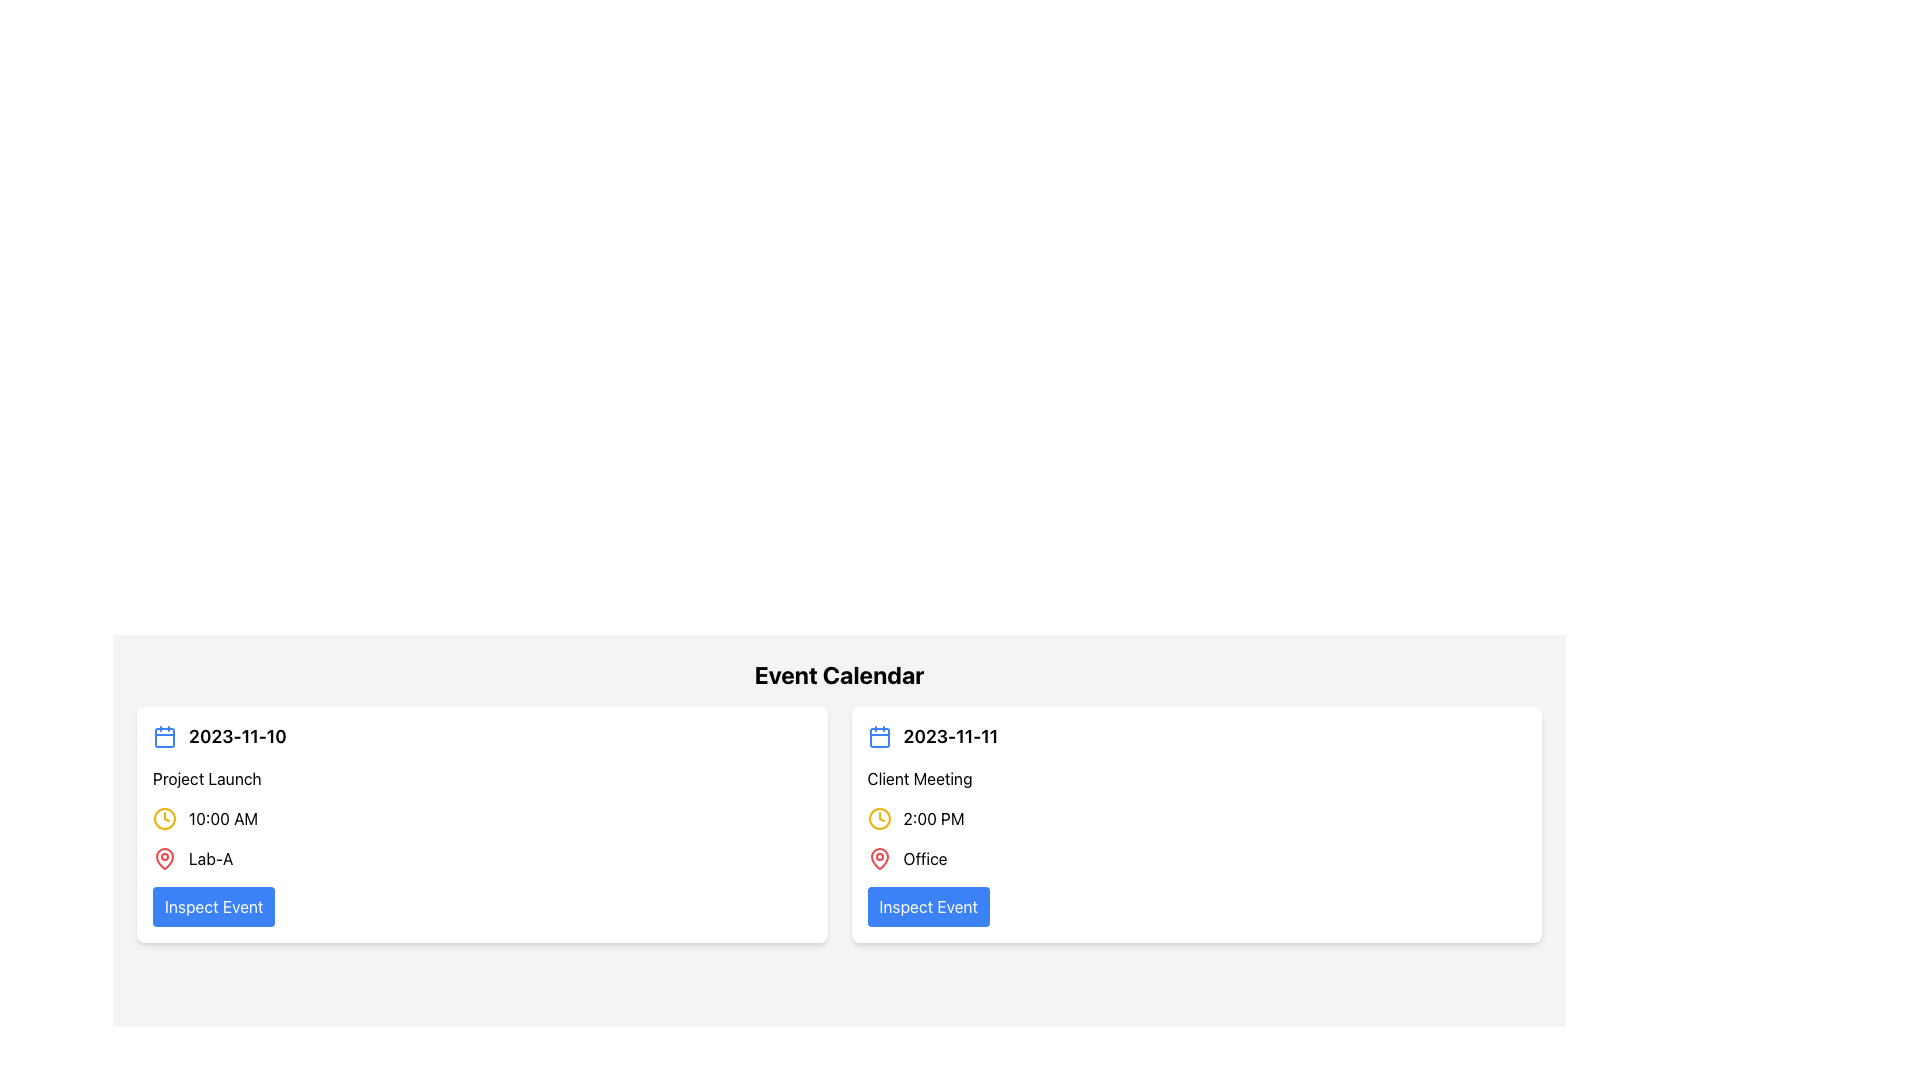  I want to click on the small blue calendar icon located to the left of the date text '2023-11-11' in the top-left corner of the event card, so click(879, 736).